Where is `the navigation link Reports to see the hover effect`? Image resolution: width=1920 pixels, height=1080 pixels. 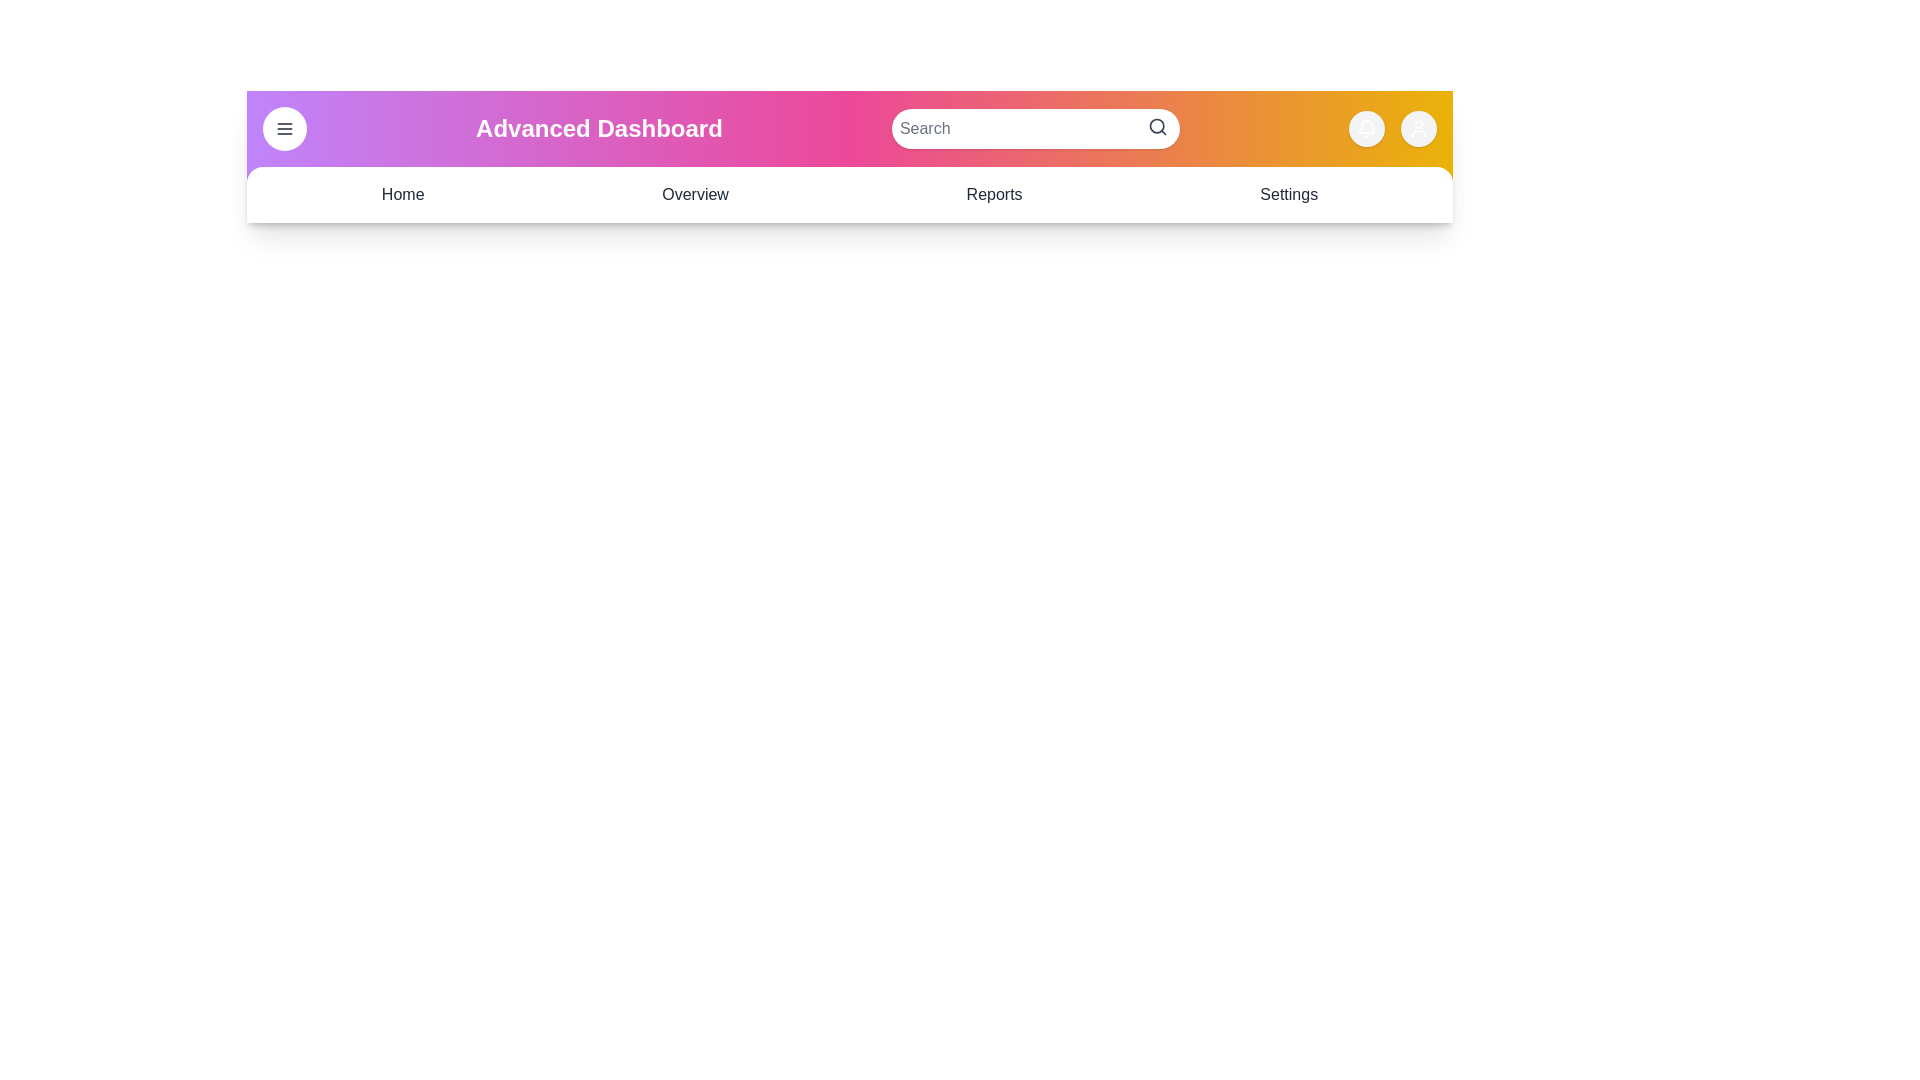
the navigation link Reports to see the hover effect is located at coordinates (993, 195).